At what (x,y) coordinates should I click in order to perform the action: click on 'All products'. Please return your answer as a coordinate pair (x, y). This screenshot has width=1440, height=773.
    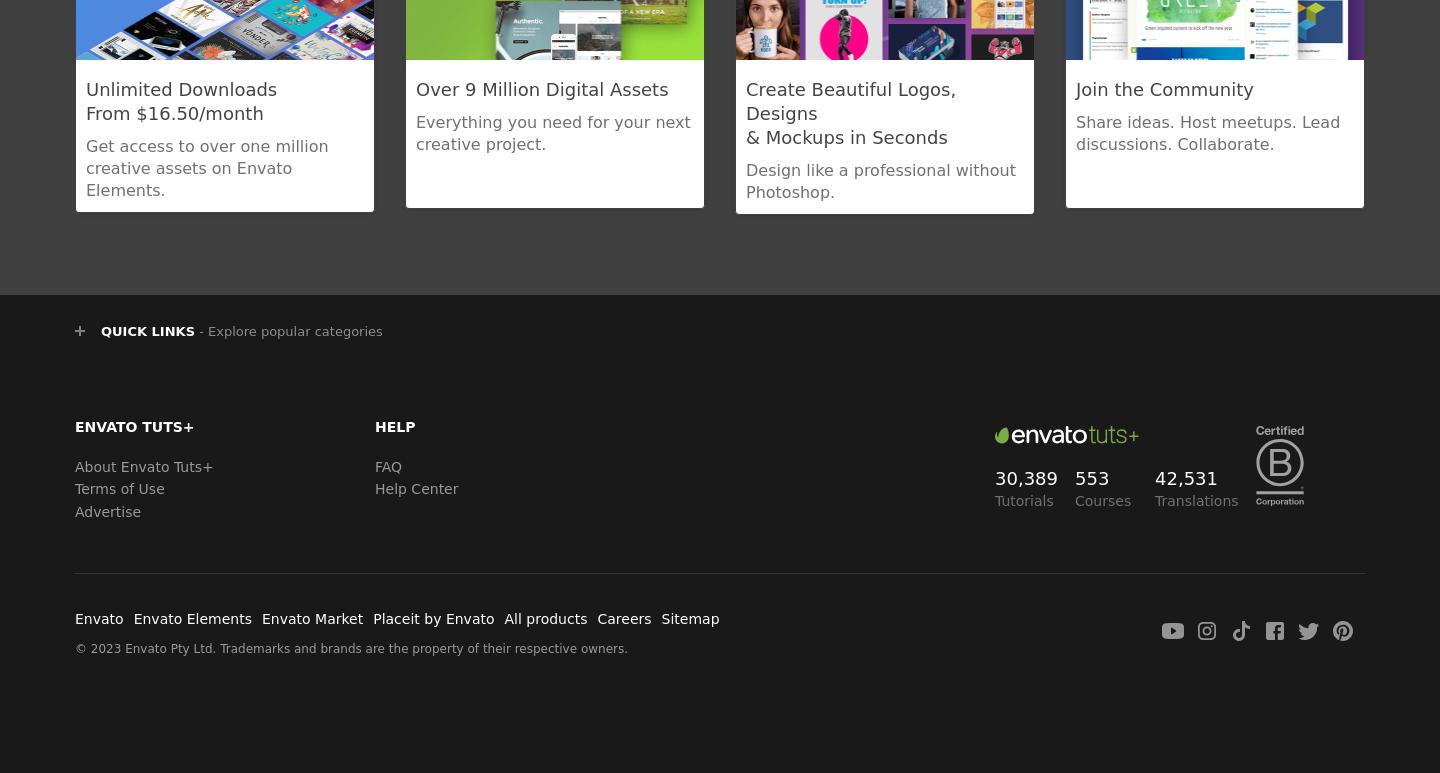
    Looking at the image, I should click on (545, 617).